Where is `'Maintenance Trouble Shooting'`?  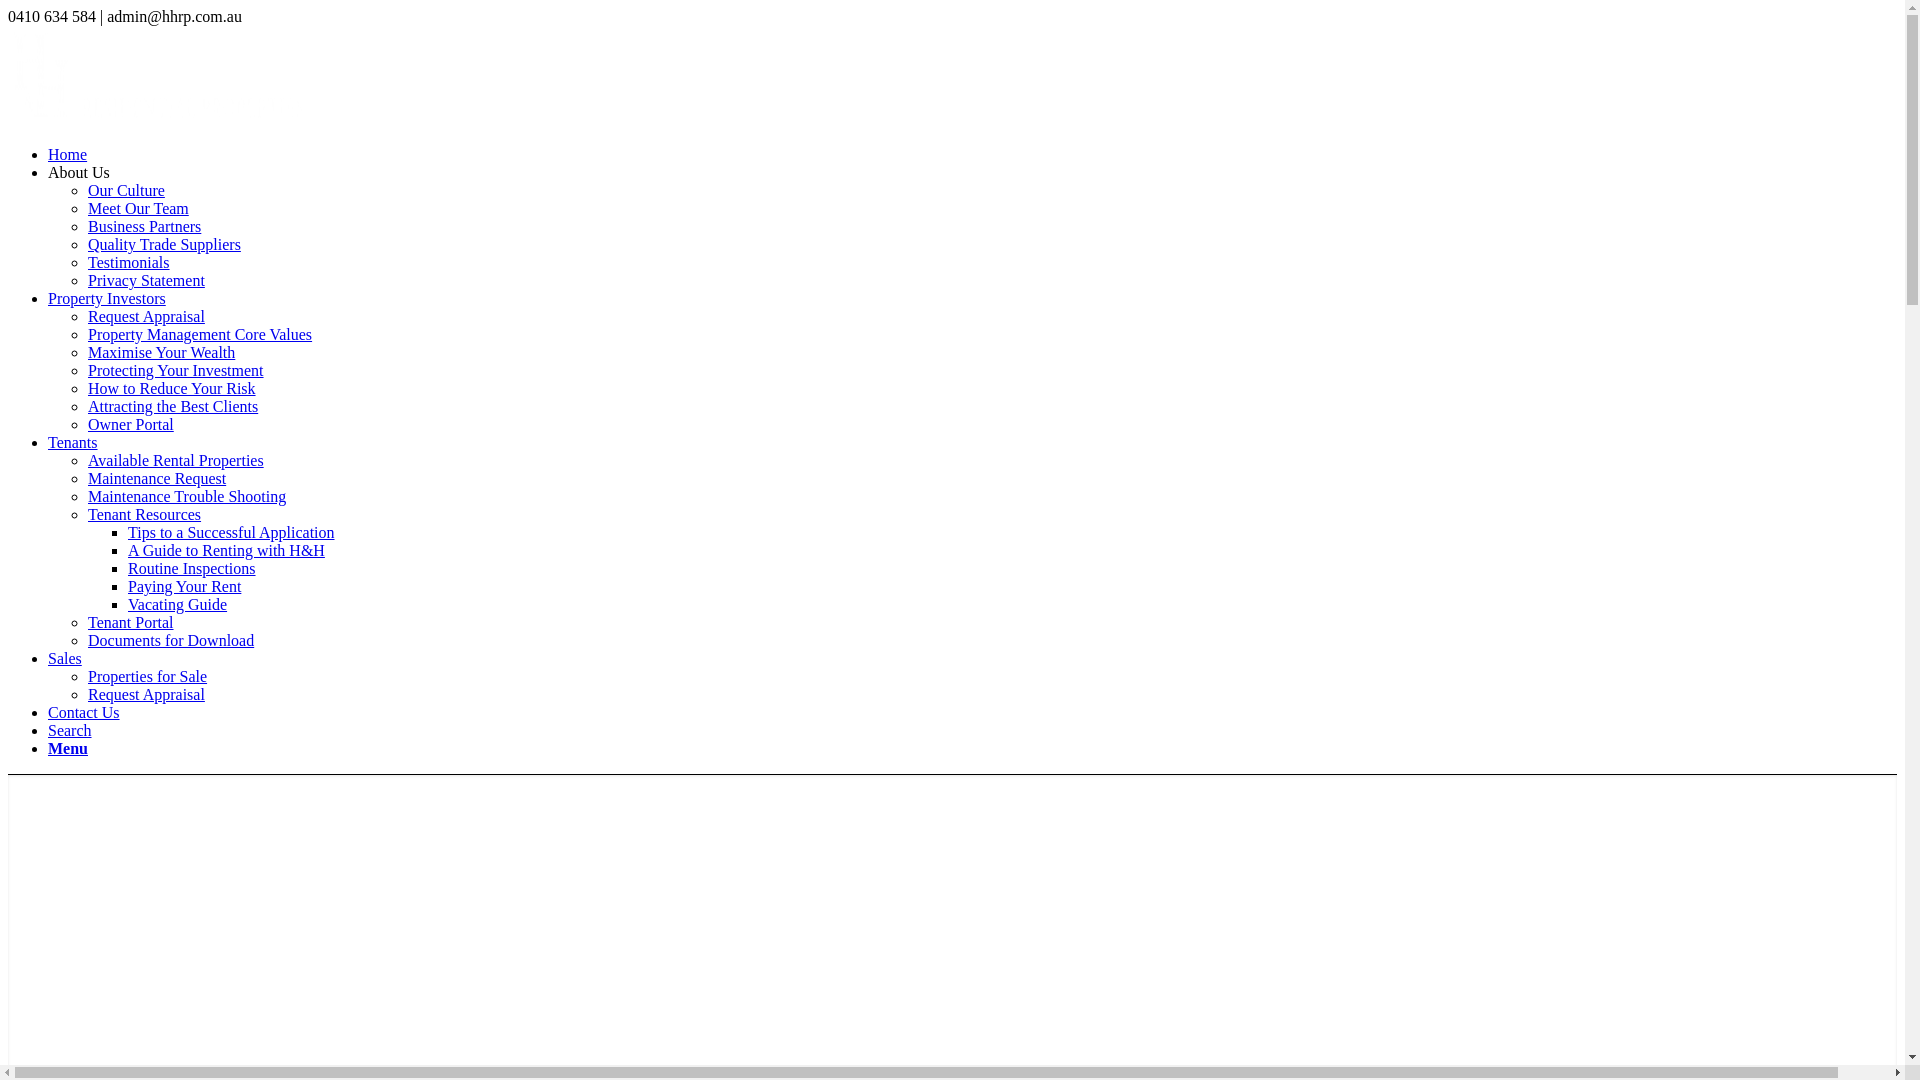
'Maintenance Trouble Shooting' is located at coordinates (187, 495).